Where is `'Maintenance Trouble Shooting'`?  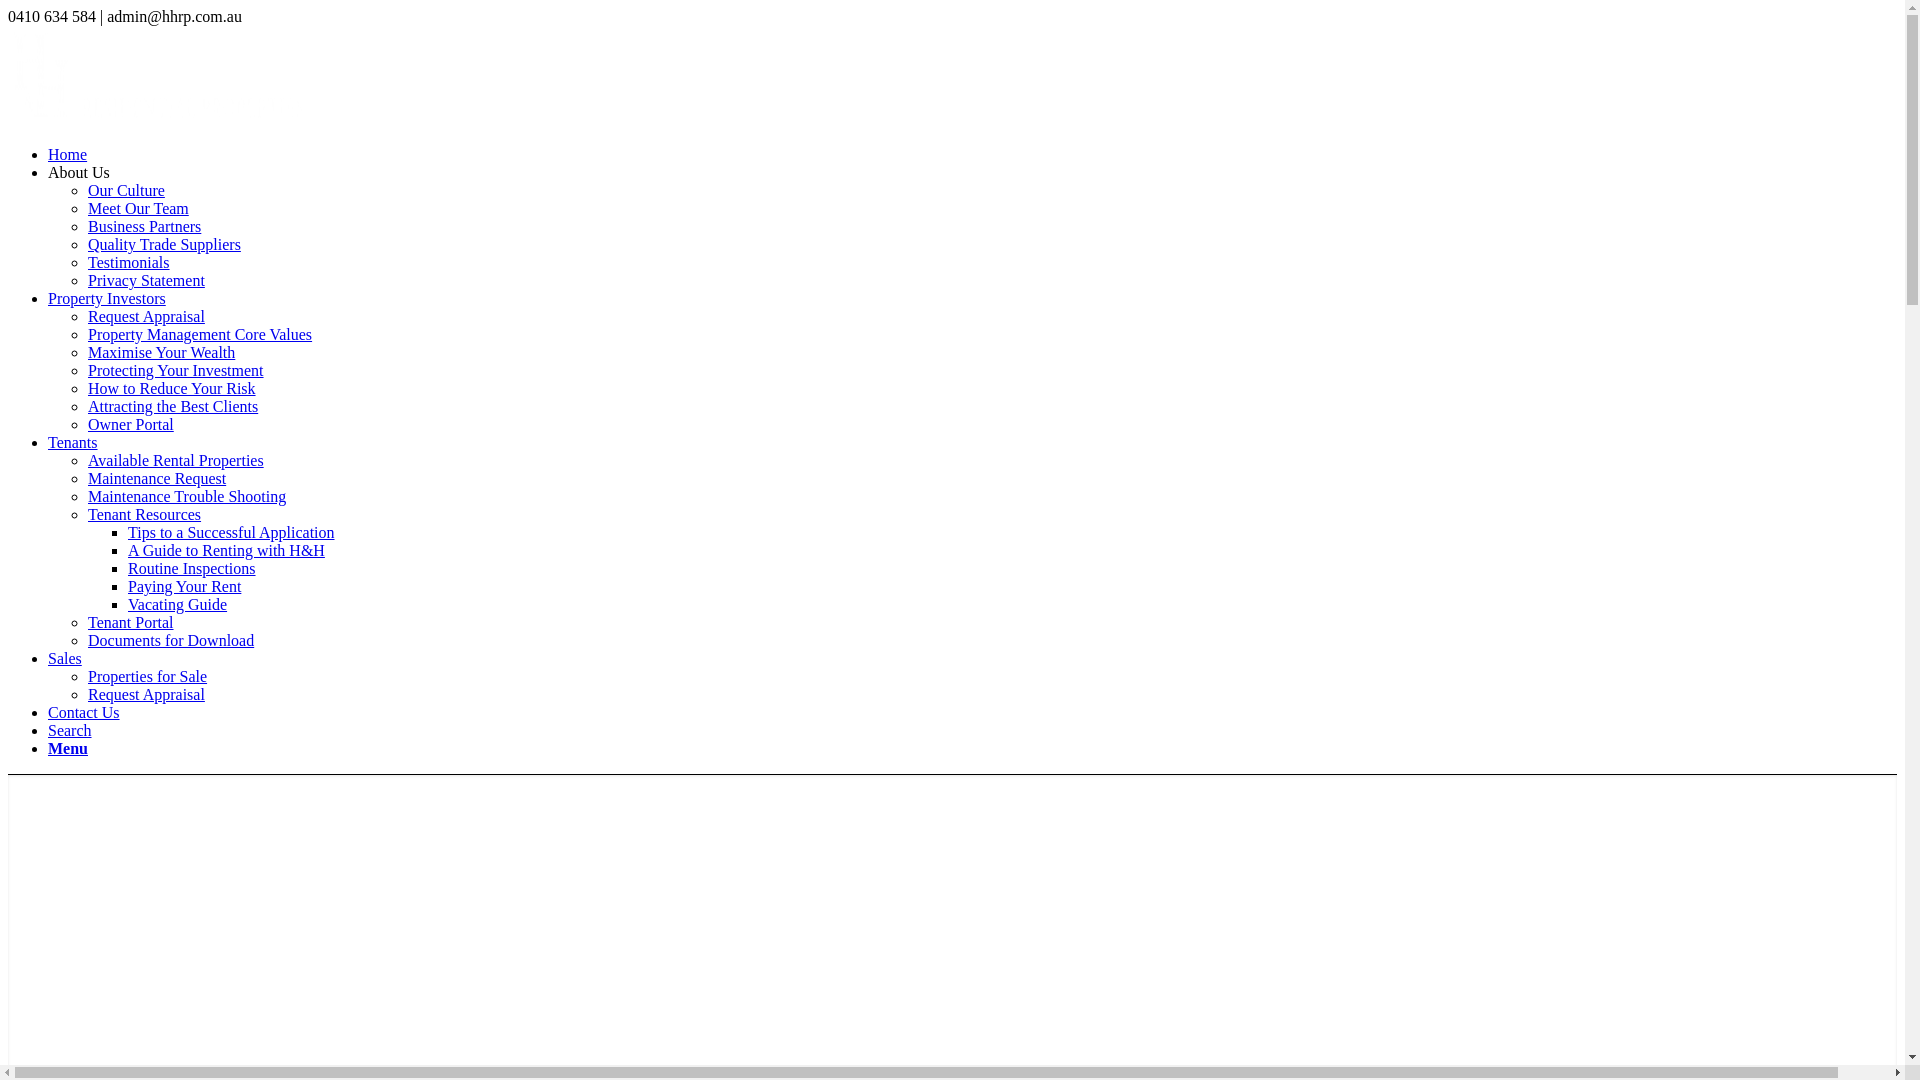
'Maintenance Trouble Shooting' is located at coordinates (187, 495).